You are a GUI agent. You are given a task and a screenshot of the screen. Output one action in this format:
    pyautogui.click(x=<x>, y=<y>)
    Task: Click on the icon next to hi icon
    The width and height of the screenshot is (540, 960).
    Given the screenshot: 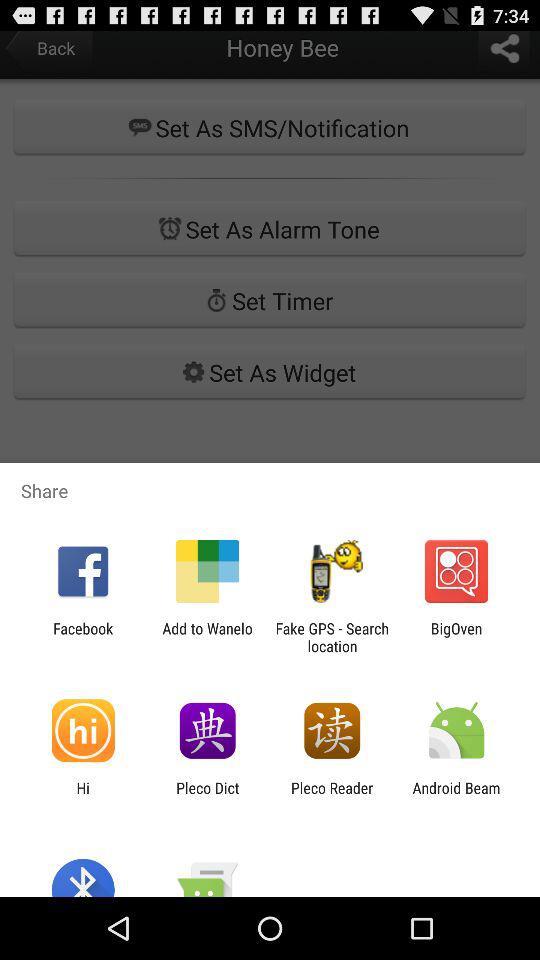 What is the action you would take?
    pyautogui.click(x=206, y=796)
    